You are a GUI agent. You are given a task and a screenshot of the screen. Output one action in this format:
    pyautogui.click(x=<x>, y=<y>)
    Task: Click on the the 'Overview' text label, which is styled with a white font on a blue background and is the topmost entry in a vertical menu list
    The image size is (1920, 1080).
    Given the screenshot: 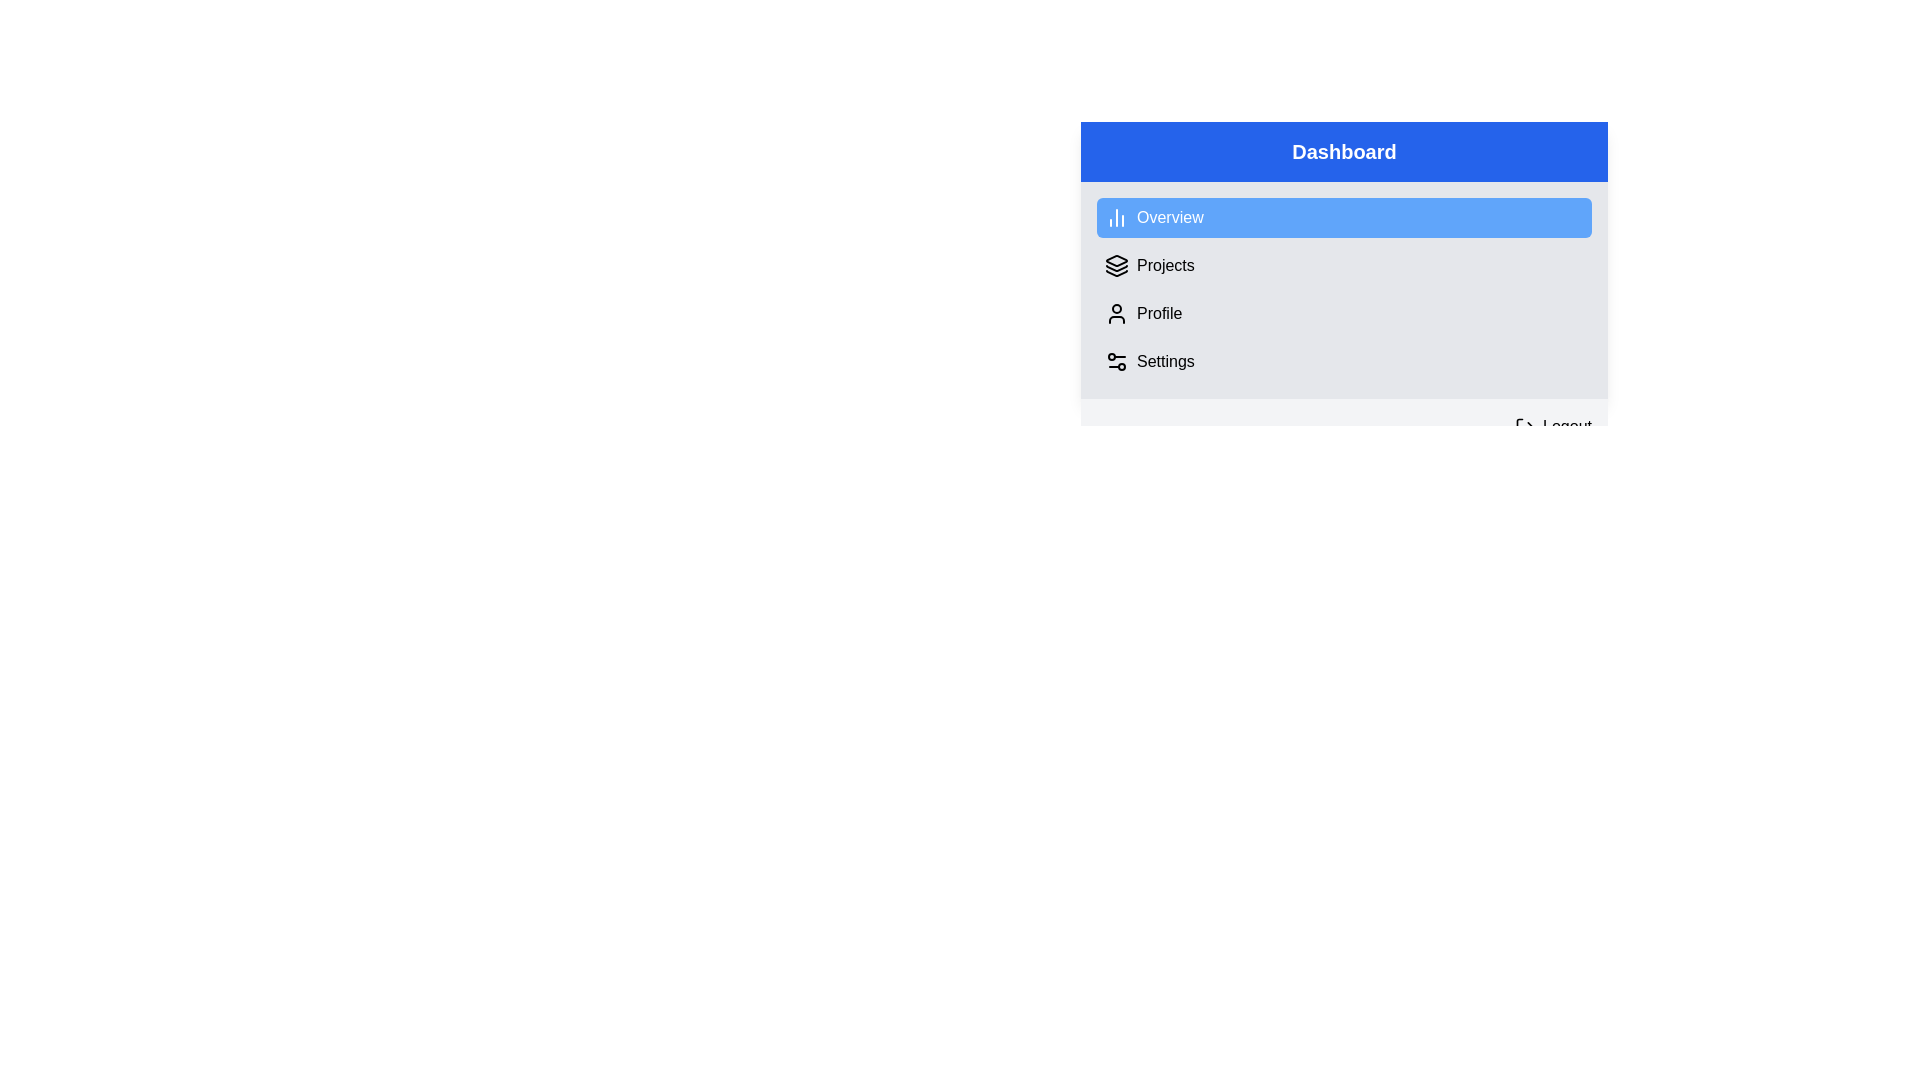 What is the action you would take?
    pyautogui.click(x=1170, y=218)
    